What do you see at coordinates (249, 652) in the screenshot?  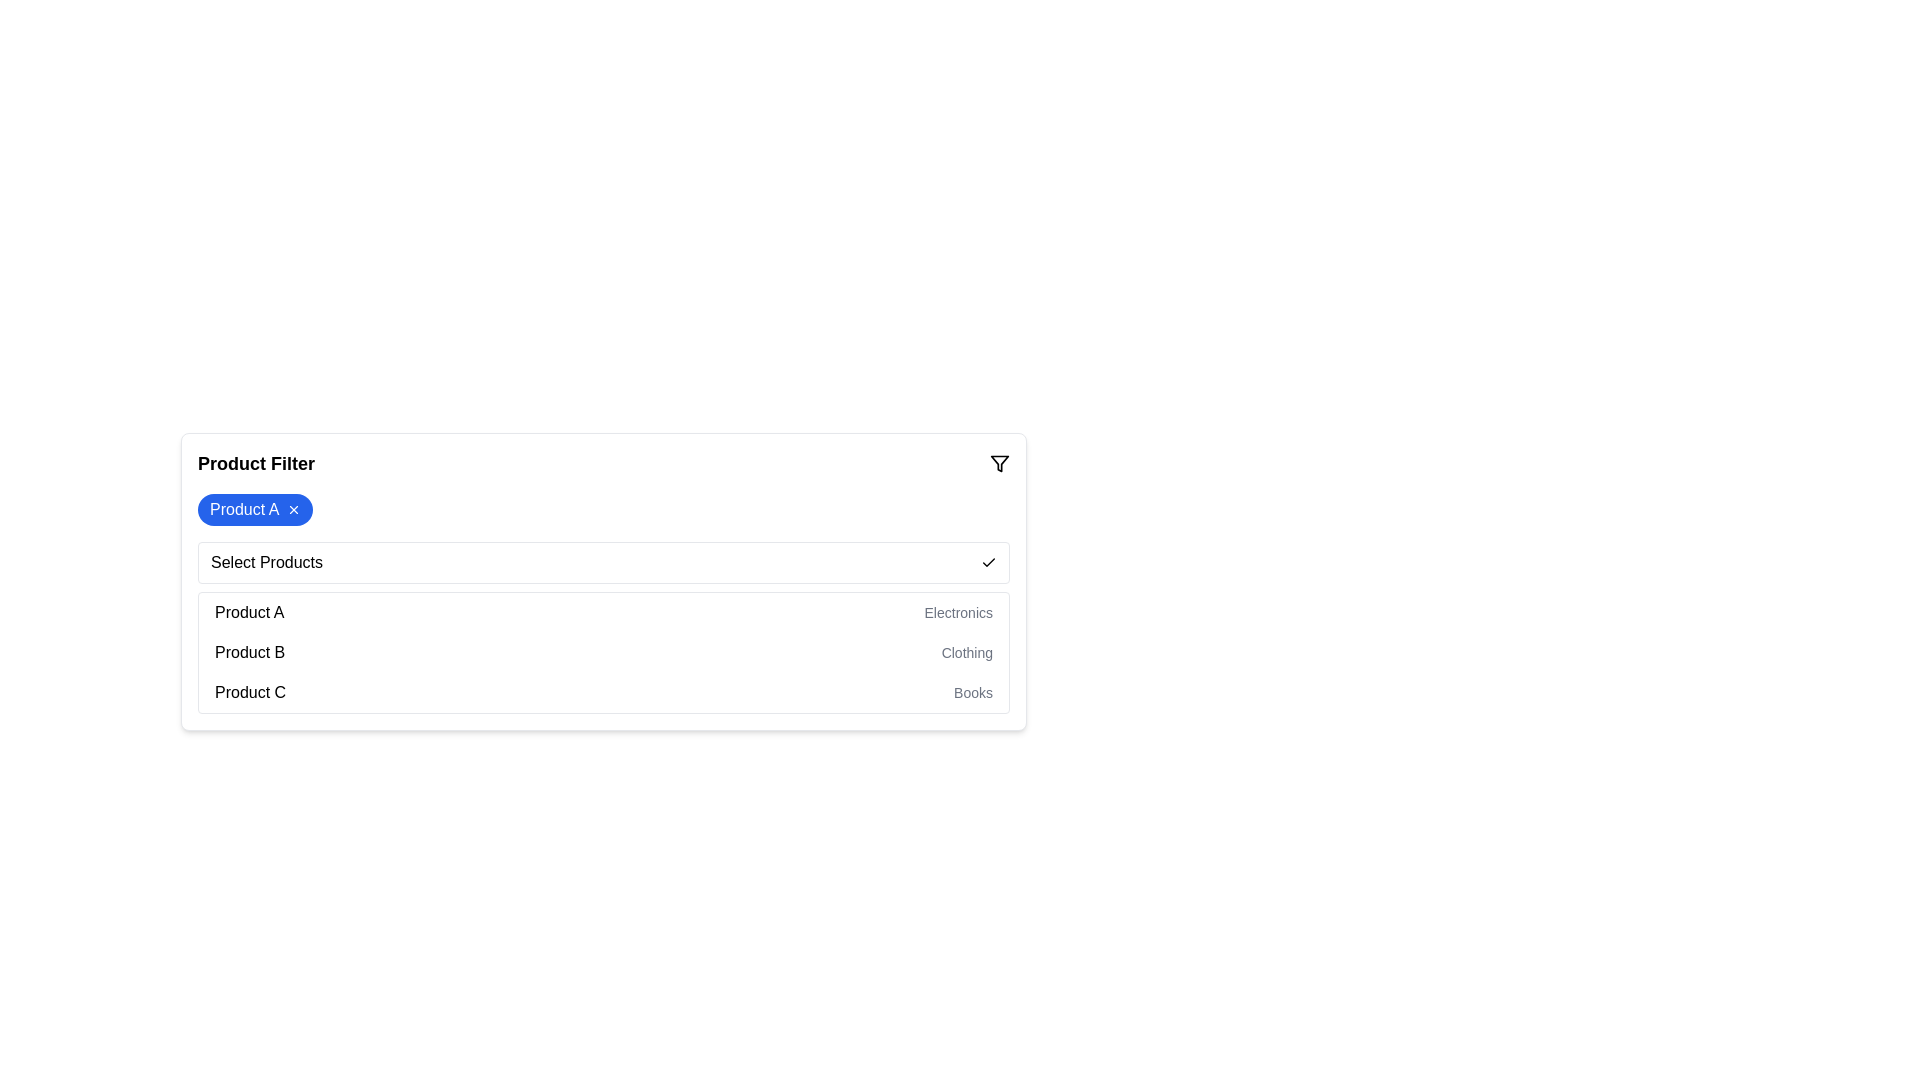 I see `the text label displaying the name 'Product B' in the product selection interface, which is the second item in the list under 'Select Products'` at bounding box center [249, 652].